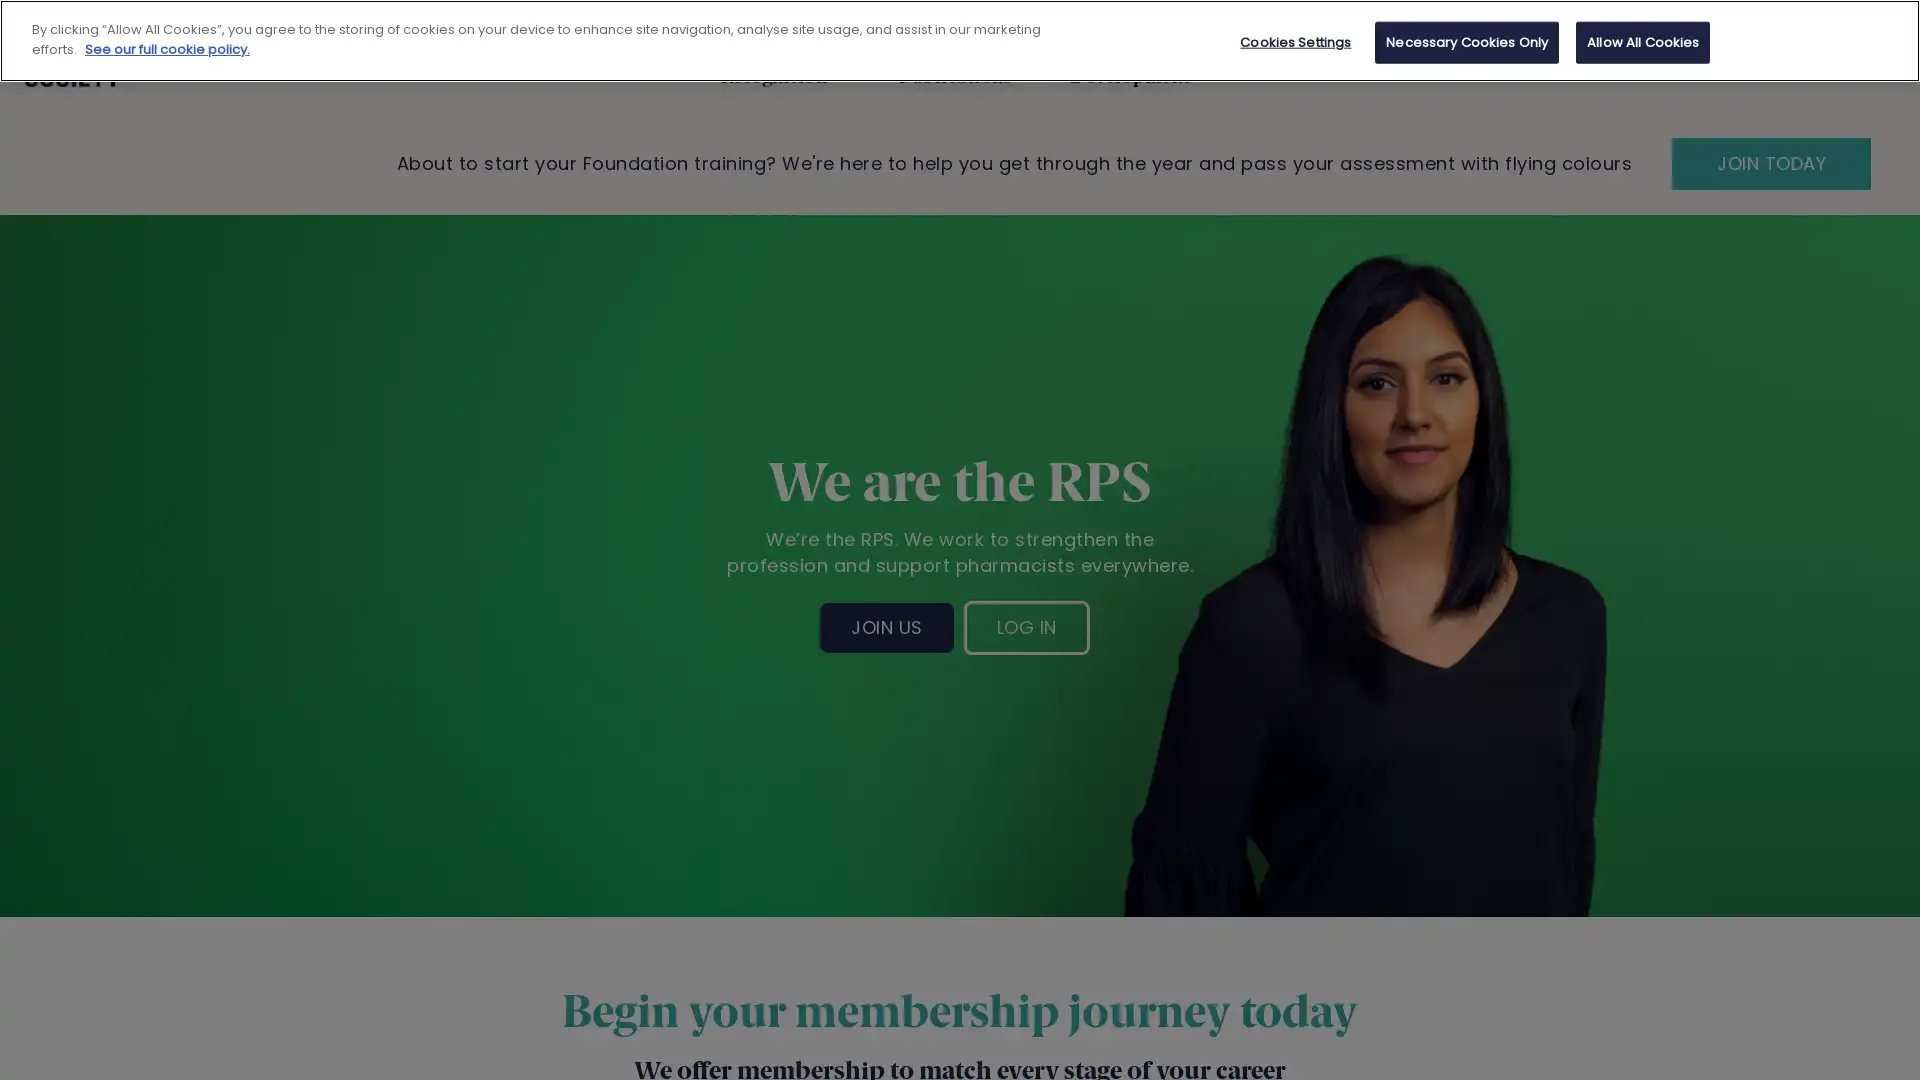 The height and width of the screenshot is (1080, 1920). I want to click on Allow All Cookies, so click(1642, 42).